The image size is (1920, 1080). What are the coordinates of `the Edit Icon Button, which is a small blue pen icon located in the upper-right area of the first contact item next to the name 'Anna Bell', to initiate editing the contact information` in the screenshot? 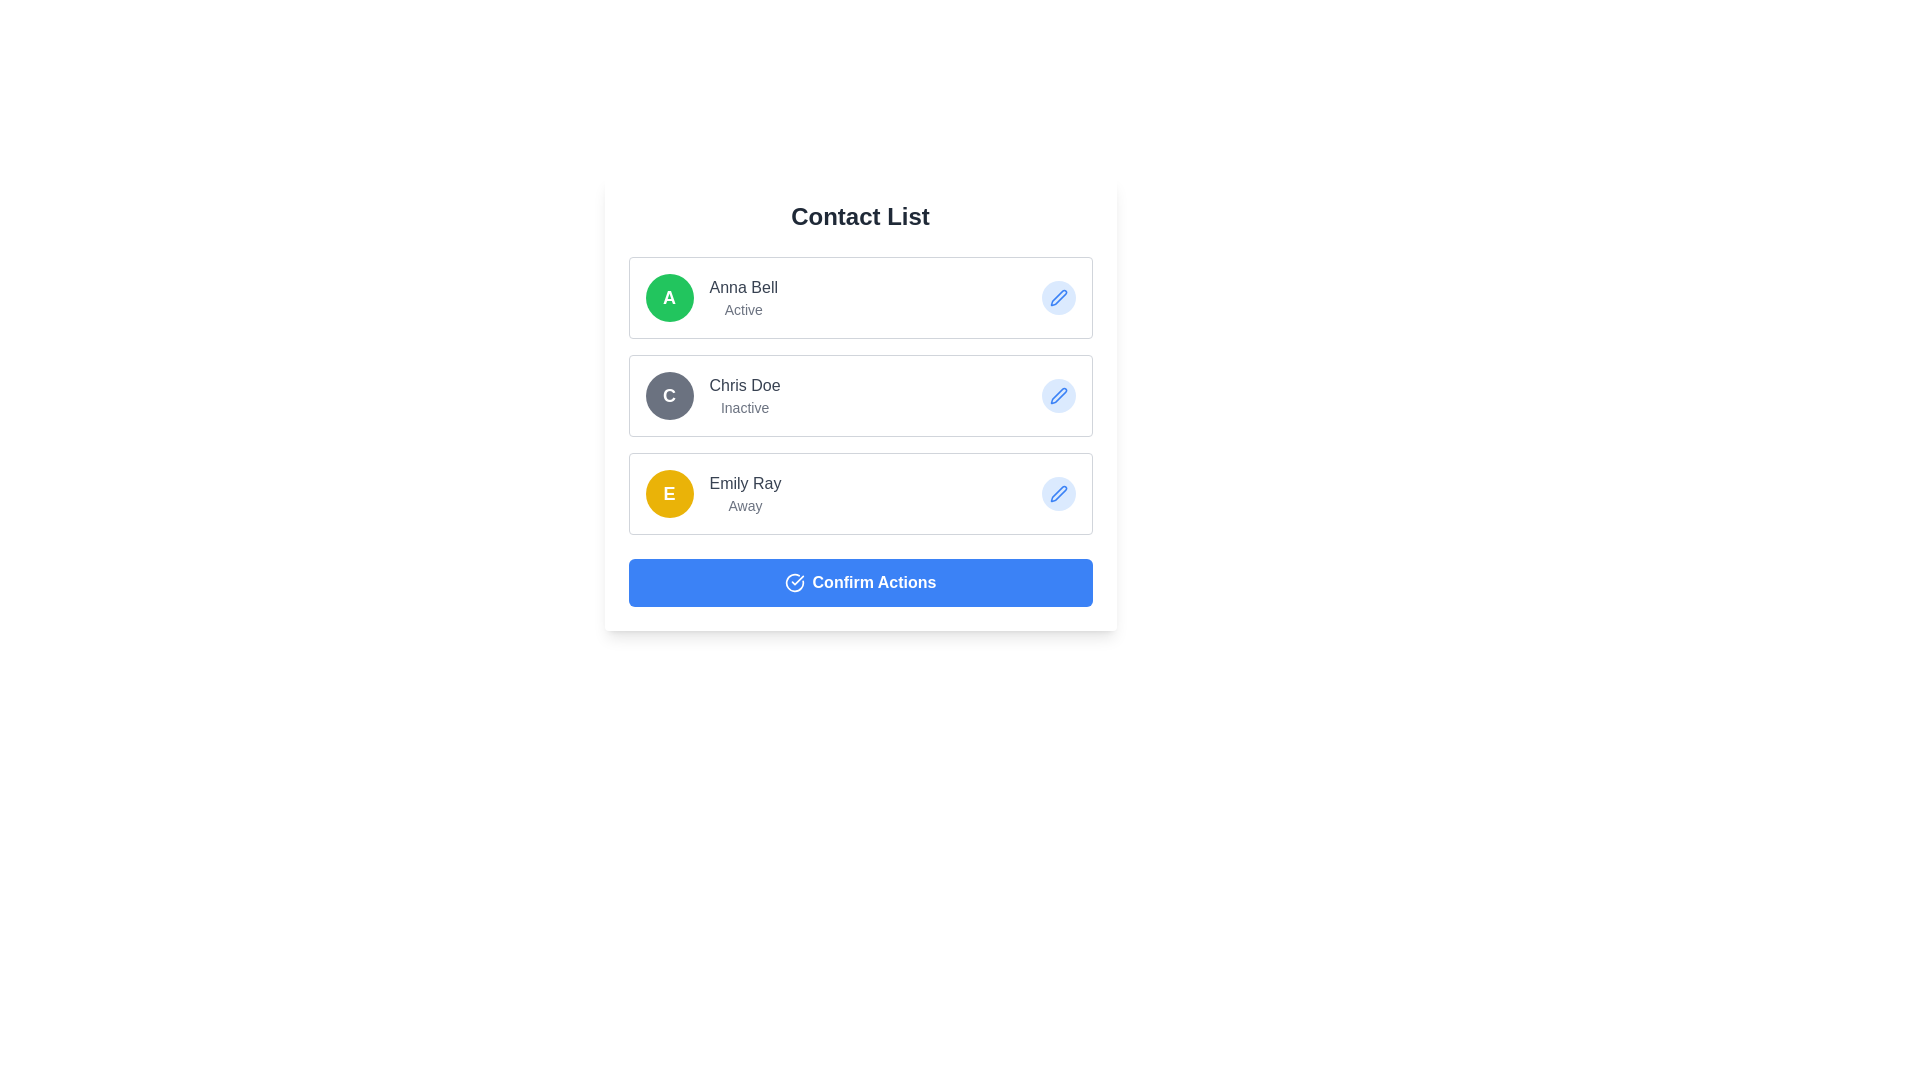 It's located at (1057, 297).